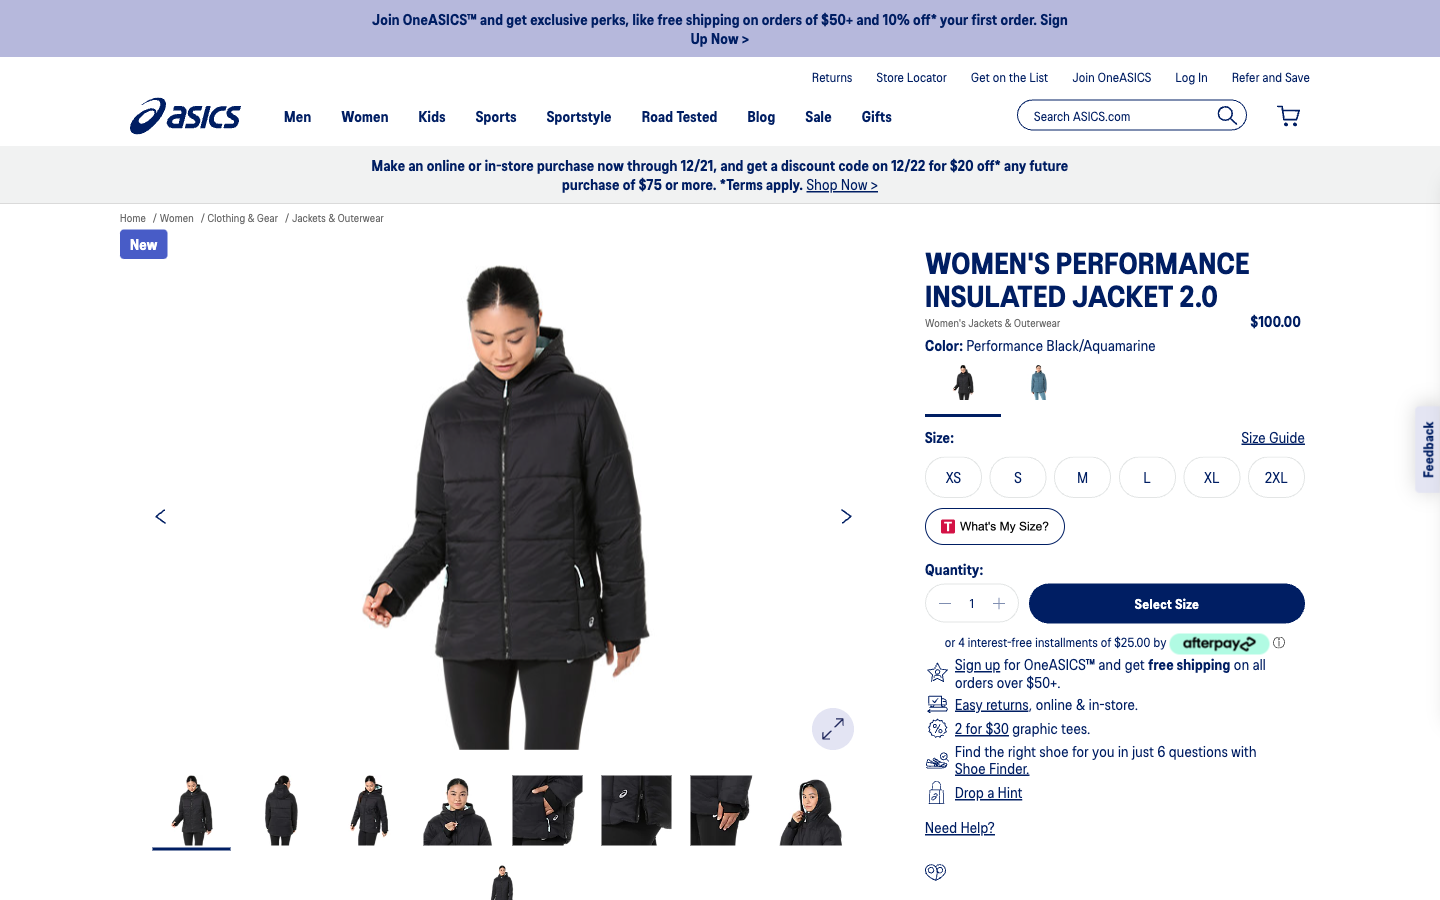 Image resolution: width=1440 pixels, height=900 pixels. What do you see at coordinates (845, 514) in the screenshot?
I see `Display the following photo of the product` at bounding box center [845, 514].